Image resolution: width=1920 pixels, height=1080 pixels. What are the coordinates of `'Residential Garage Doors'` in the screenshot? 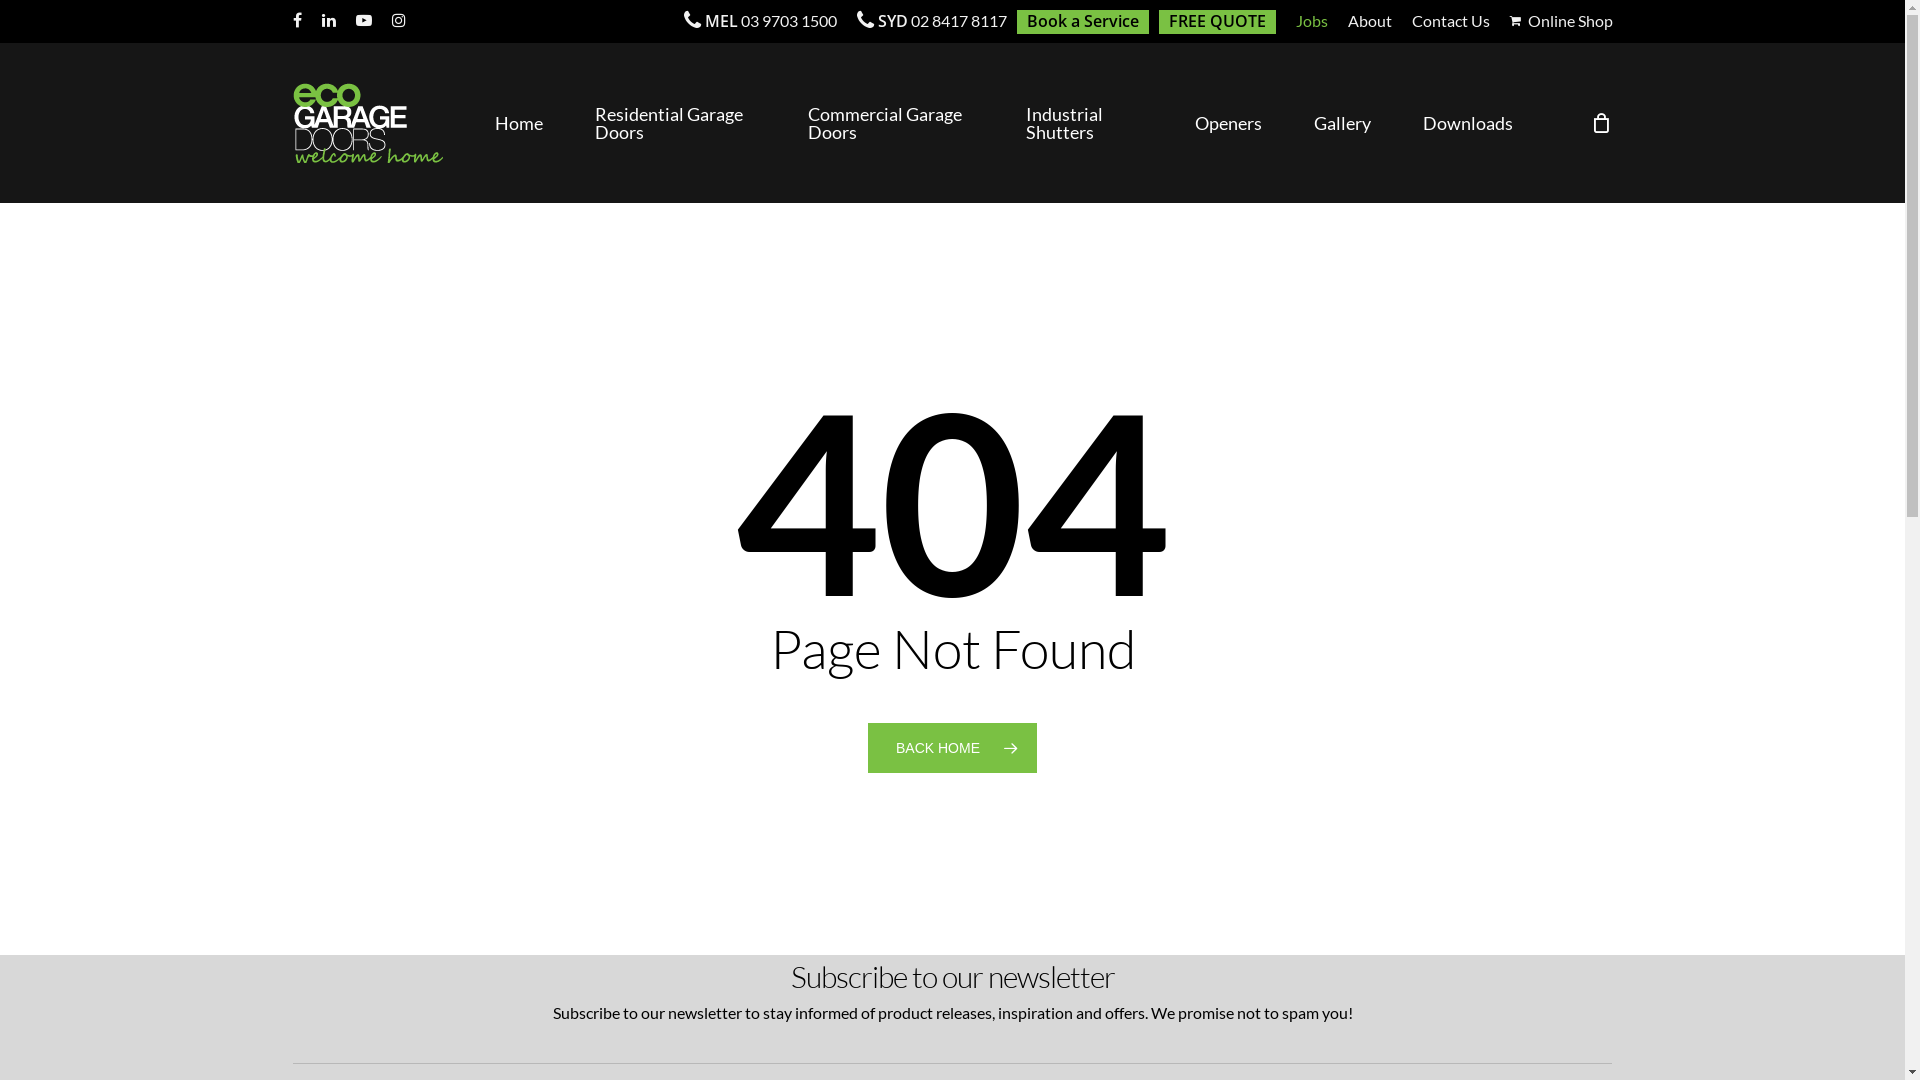 It's located at (594, 123).